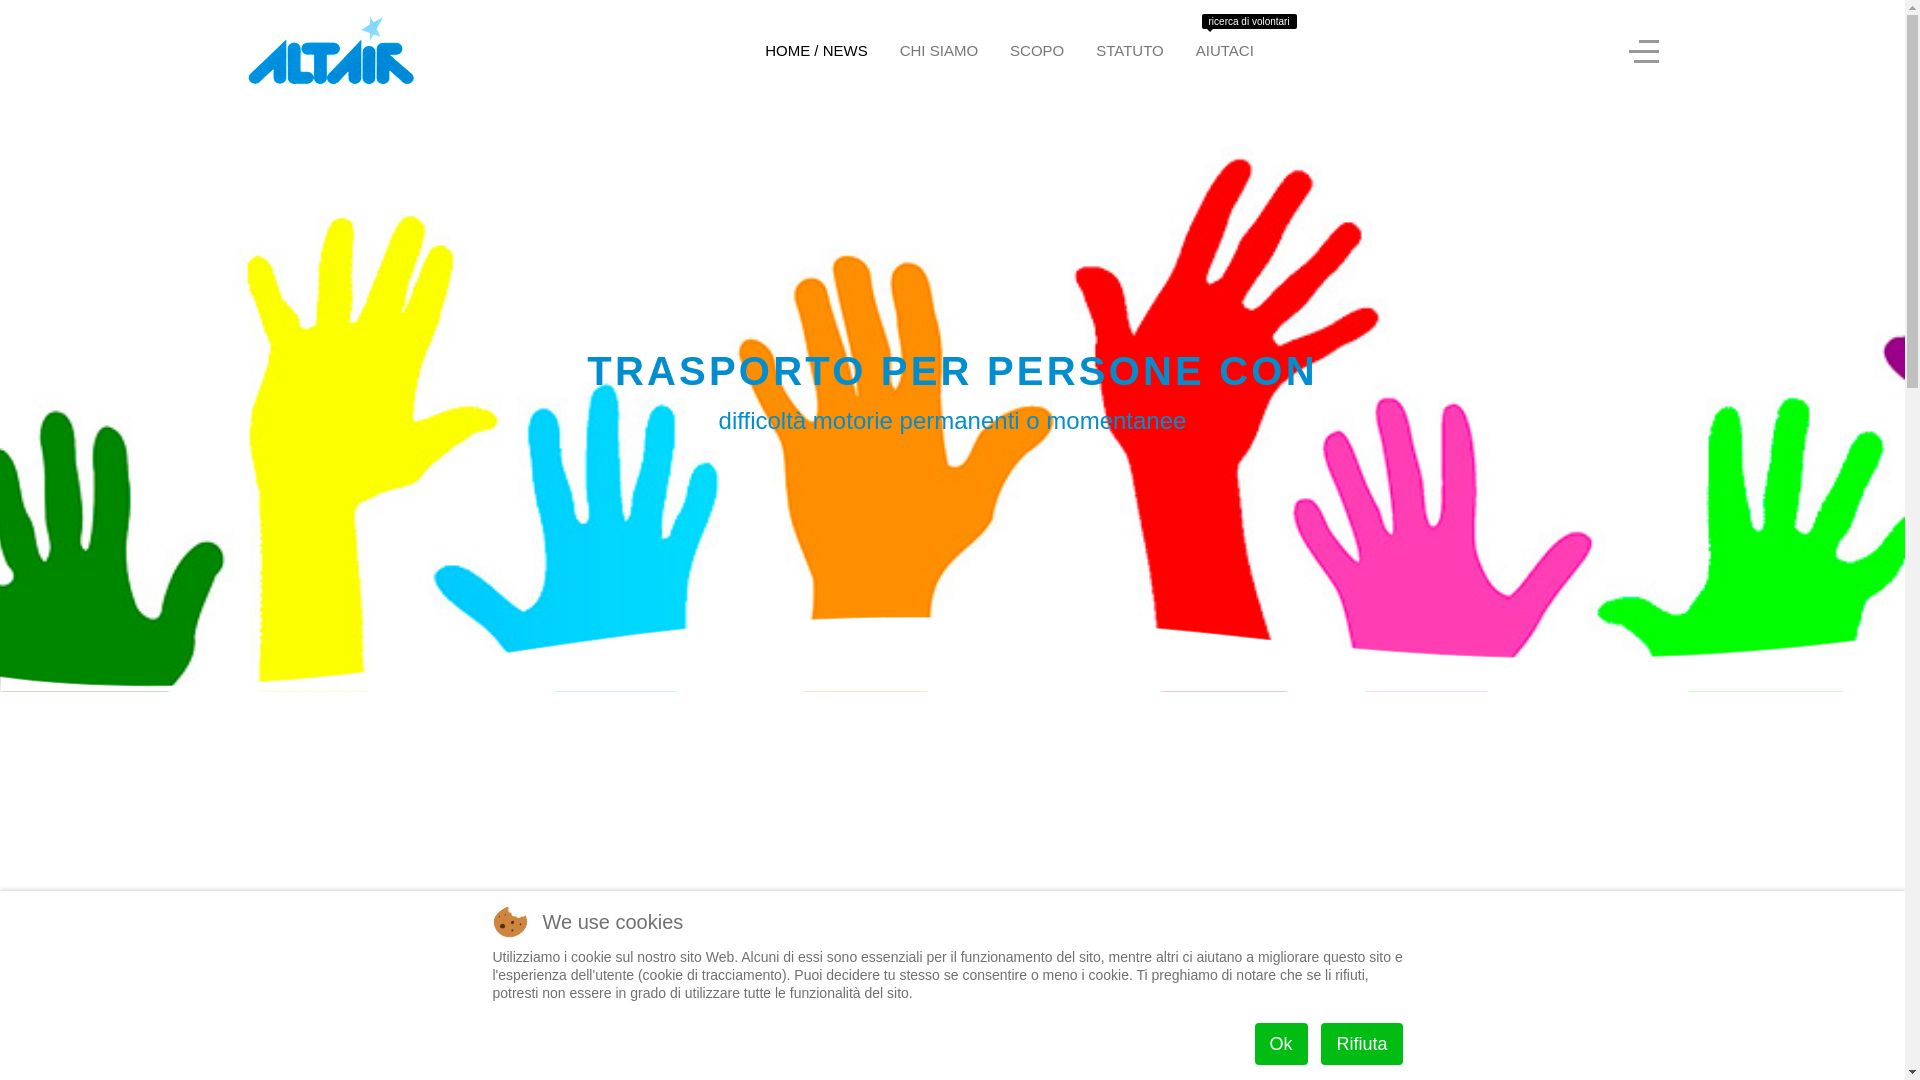 Image resolution: width=1920 pixels, height=1080 pixels. Describe the element at coordinates (1253, 1043) in the screenshot. I see `'Ok'` at that location.